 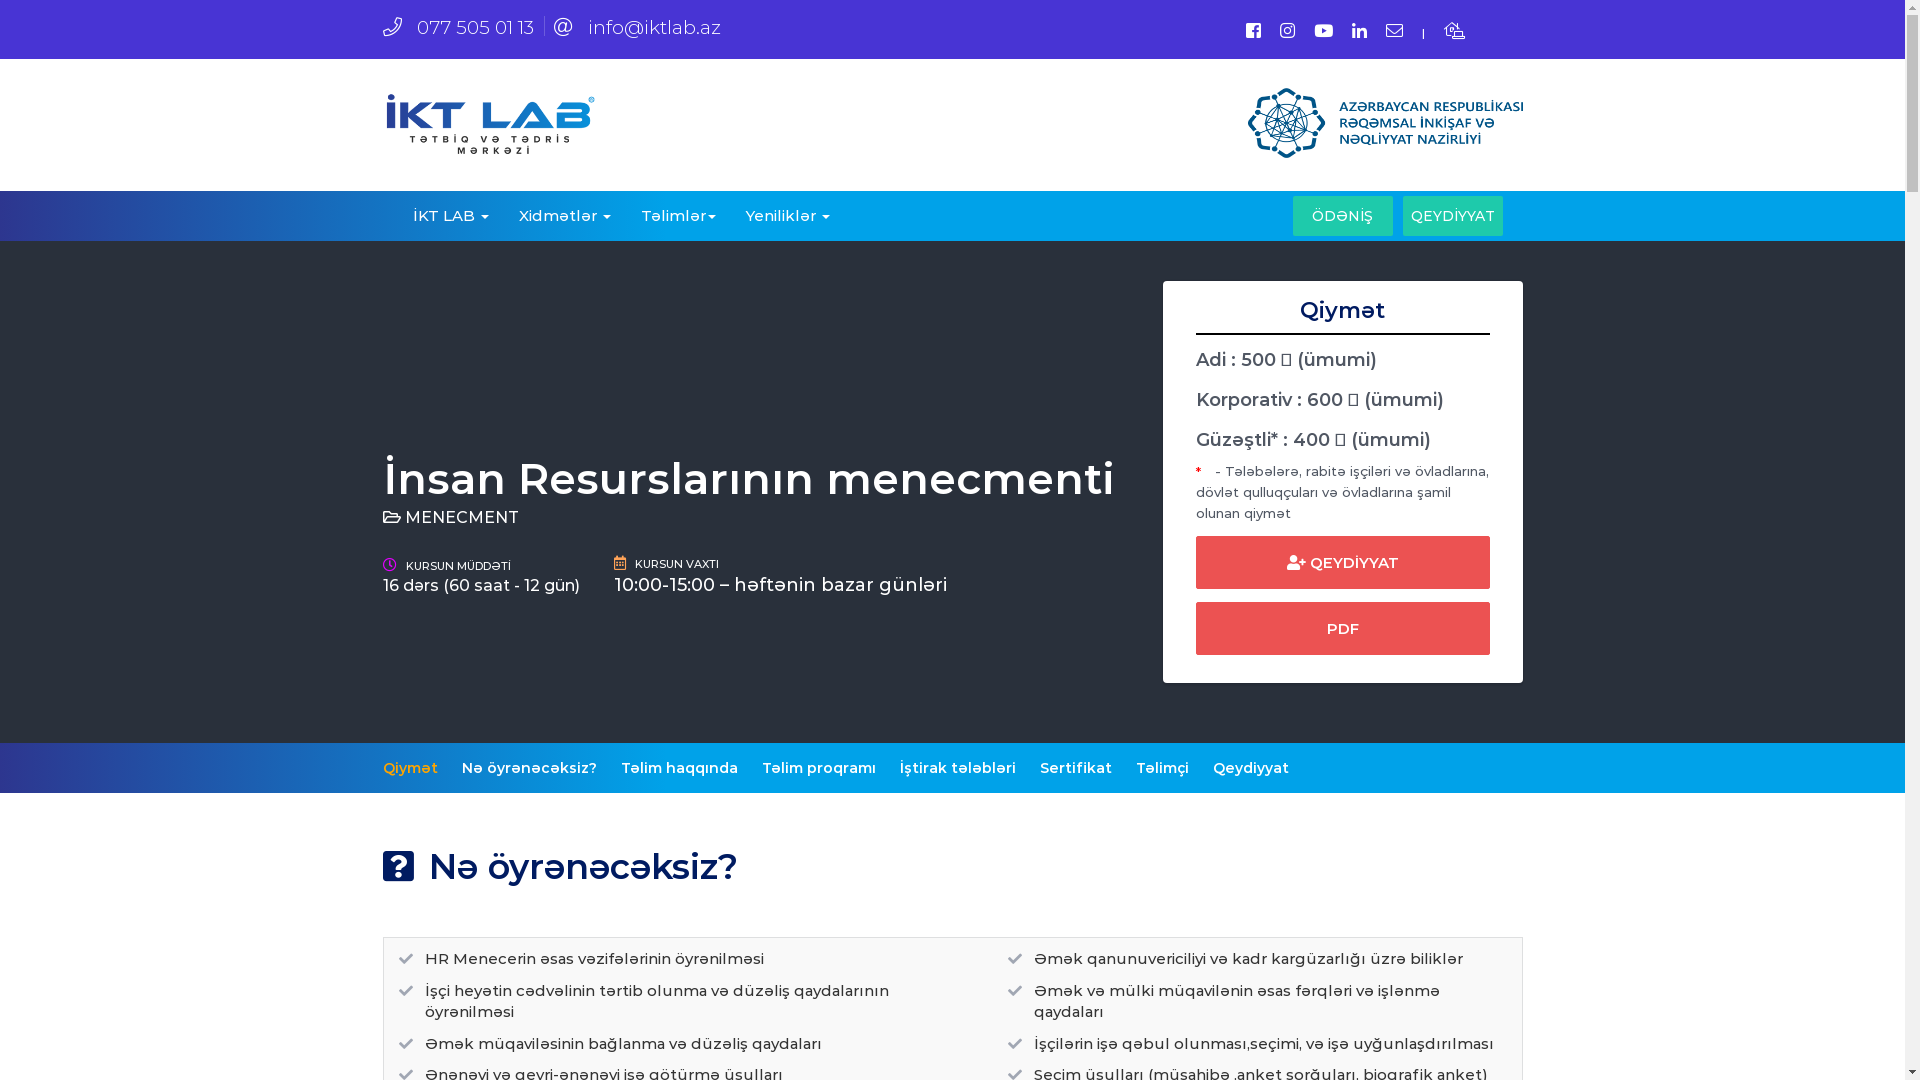 What do you see at coordinates (1074, 766) in the screenshot?
I see `'Sertifikat'` at bounding box center [1074, 766].